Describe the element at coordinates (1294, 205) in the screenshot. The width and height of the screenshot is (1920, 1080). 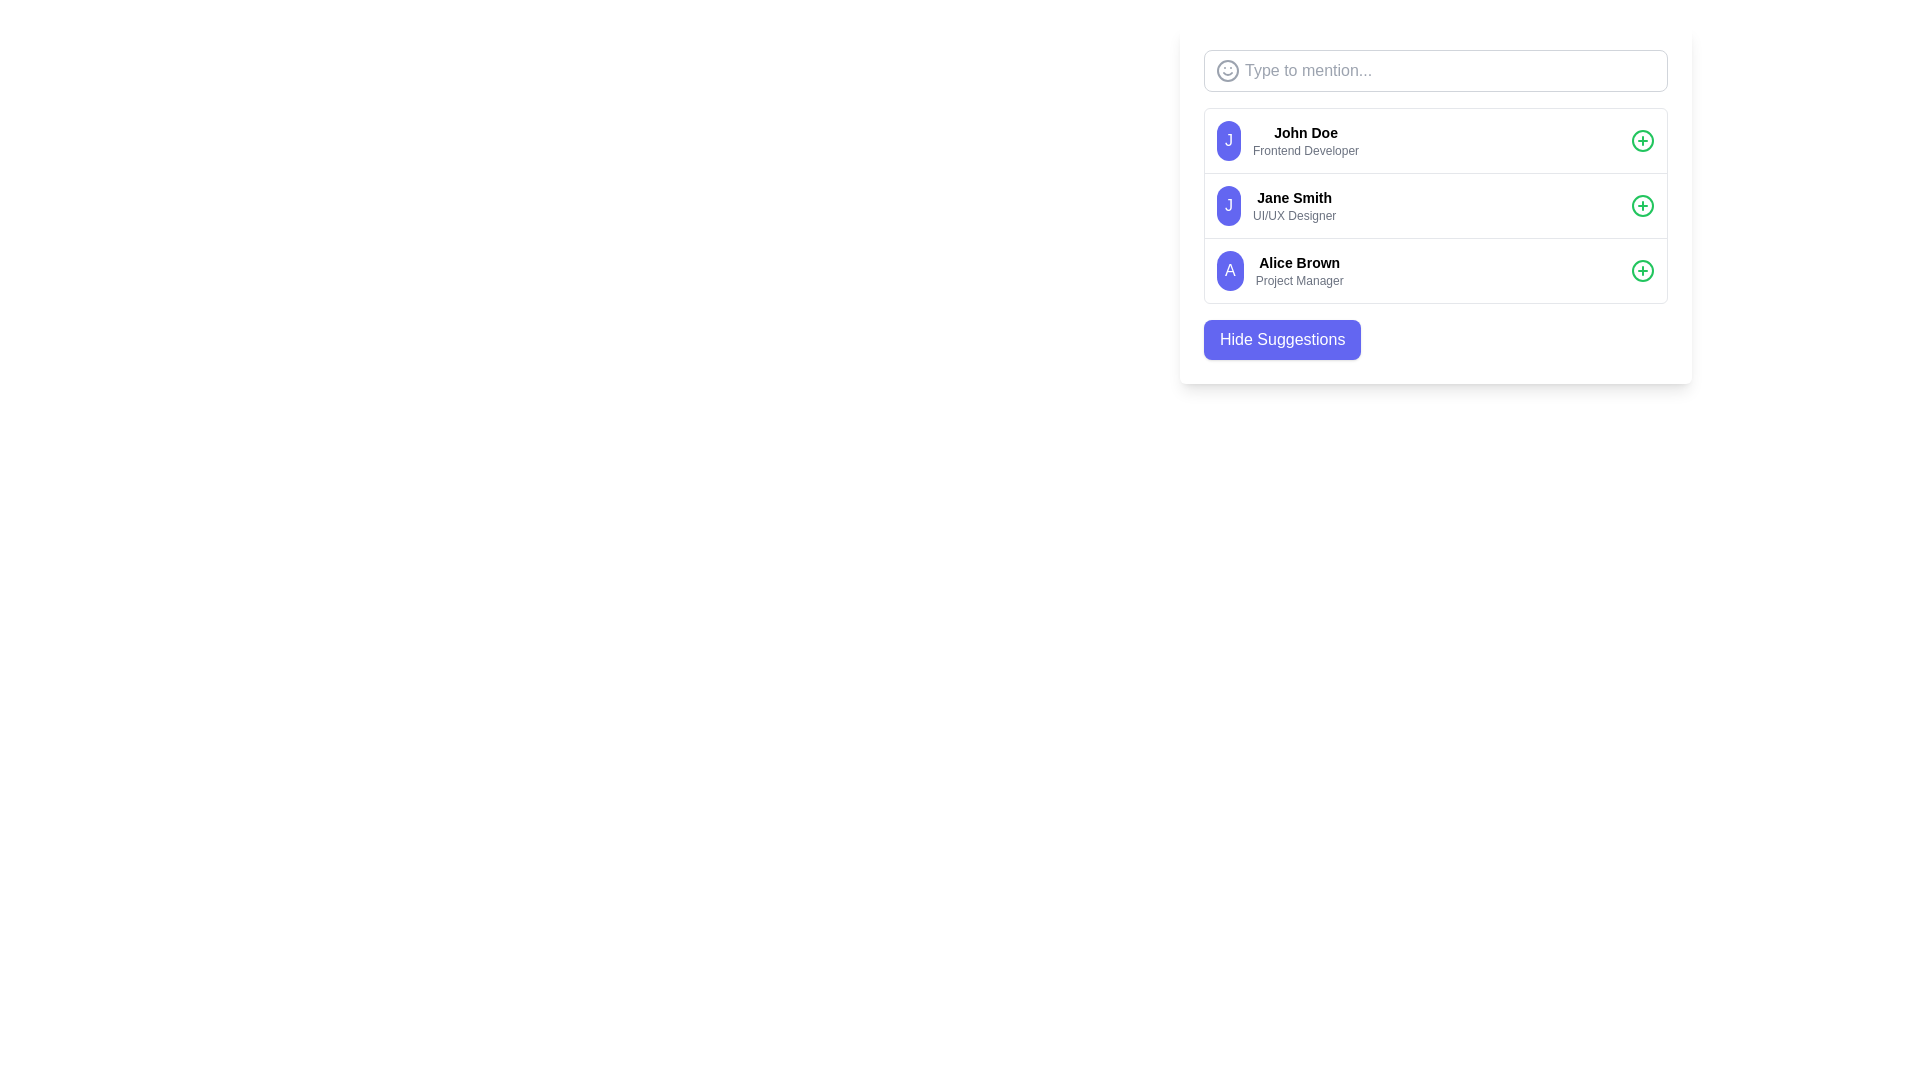
I see `the Text element displaying 'Jane Smith' and 'UI/UX Designer'` at that location.